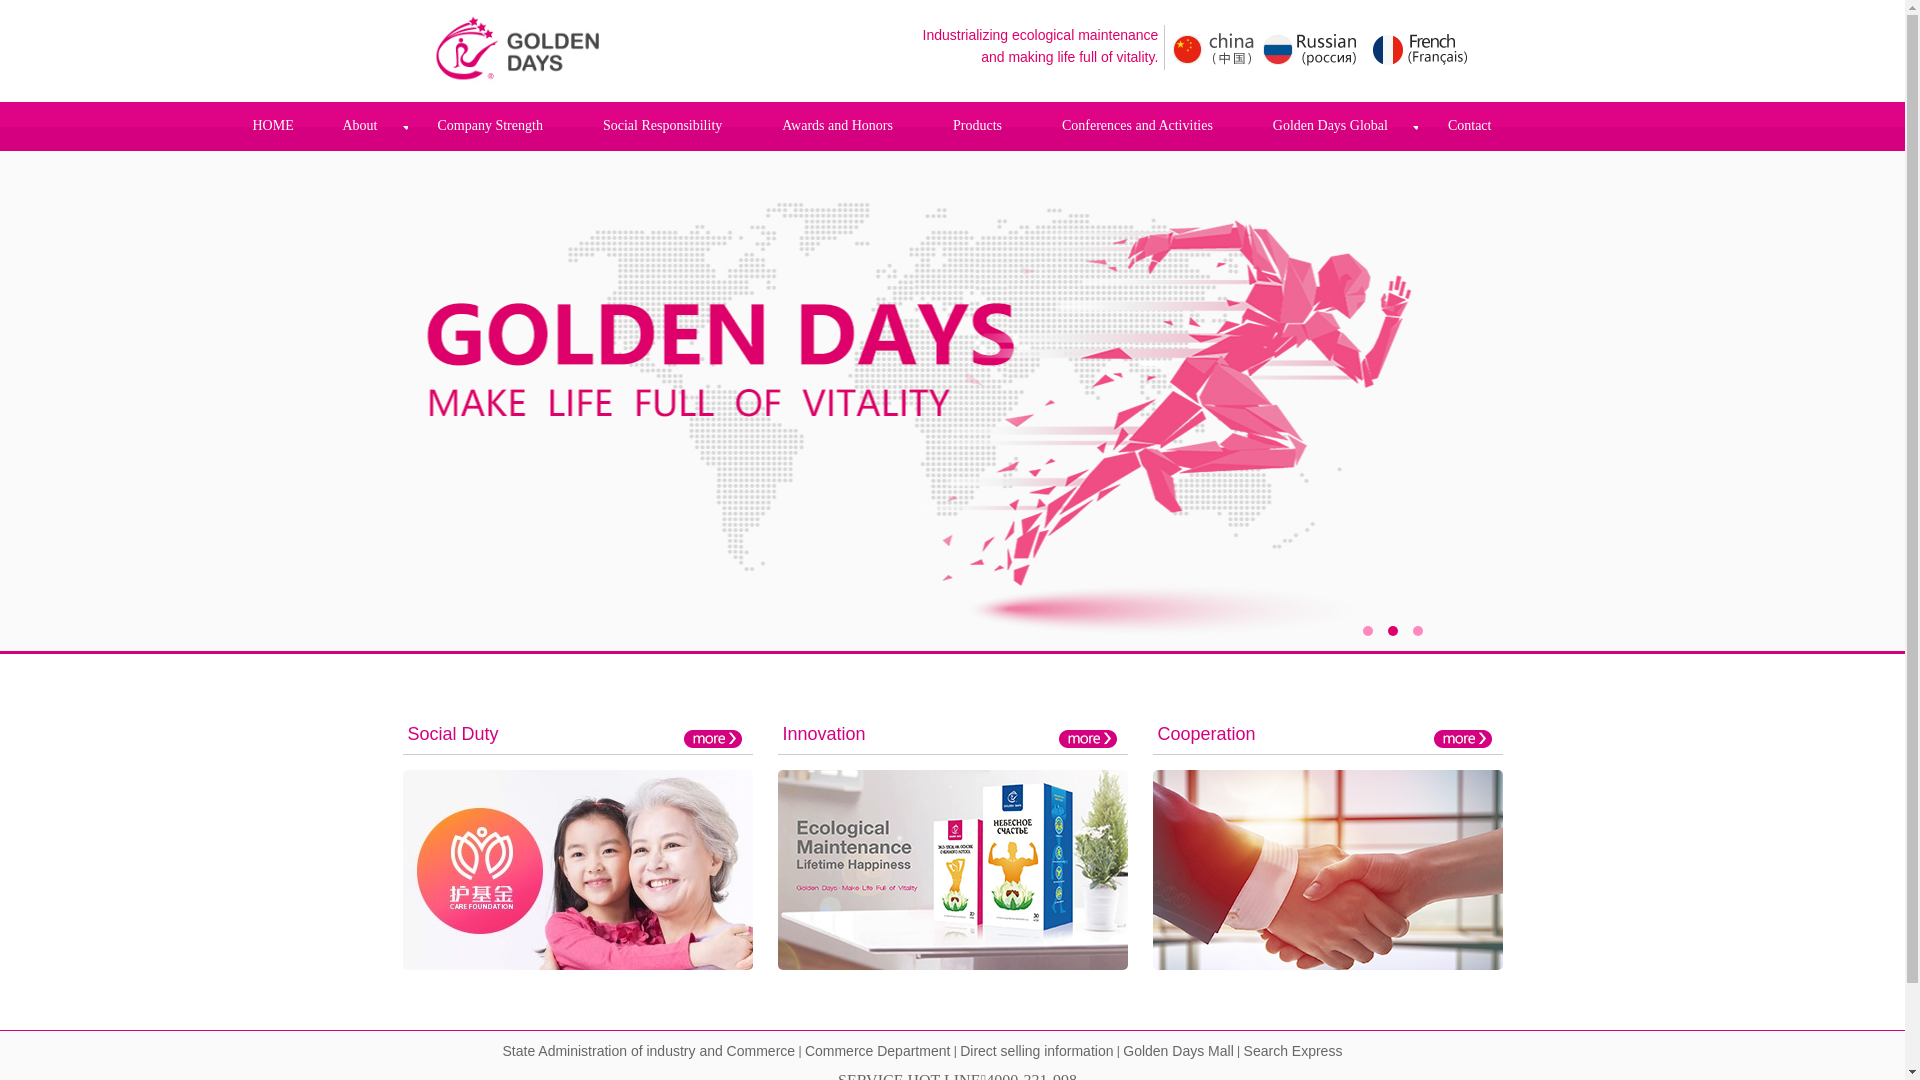 This screenshot has height=1080, width=1920. Describe the element at coordinates (1205, 733) in the screenshot. I see `'Cooperation'` at that location.